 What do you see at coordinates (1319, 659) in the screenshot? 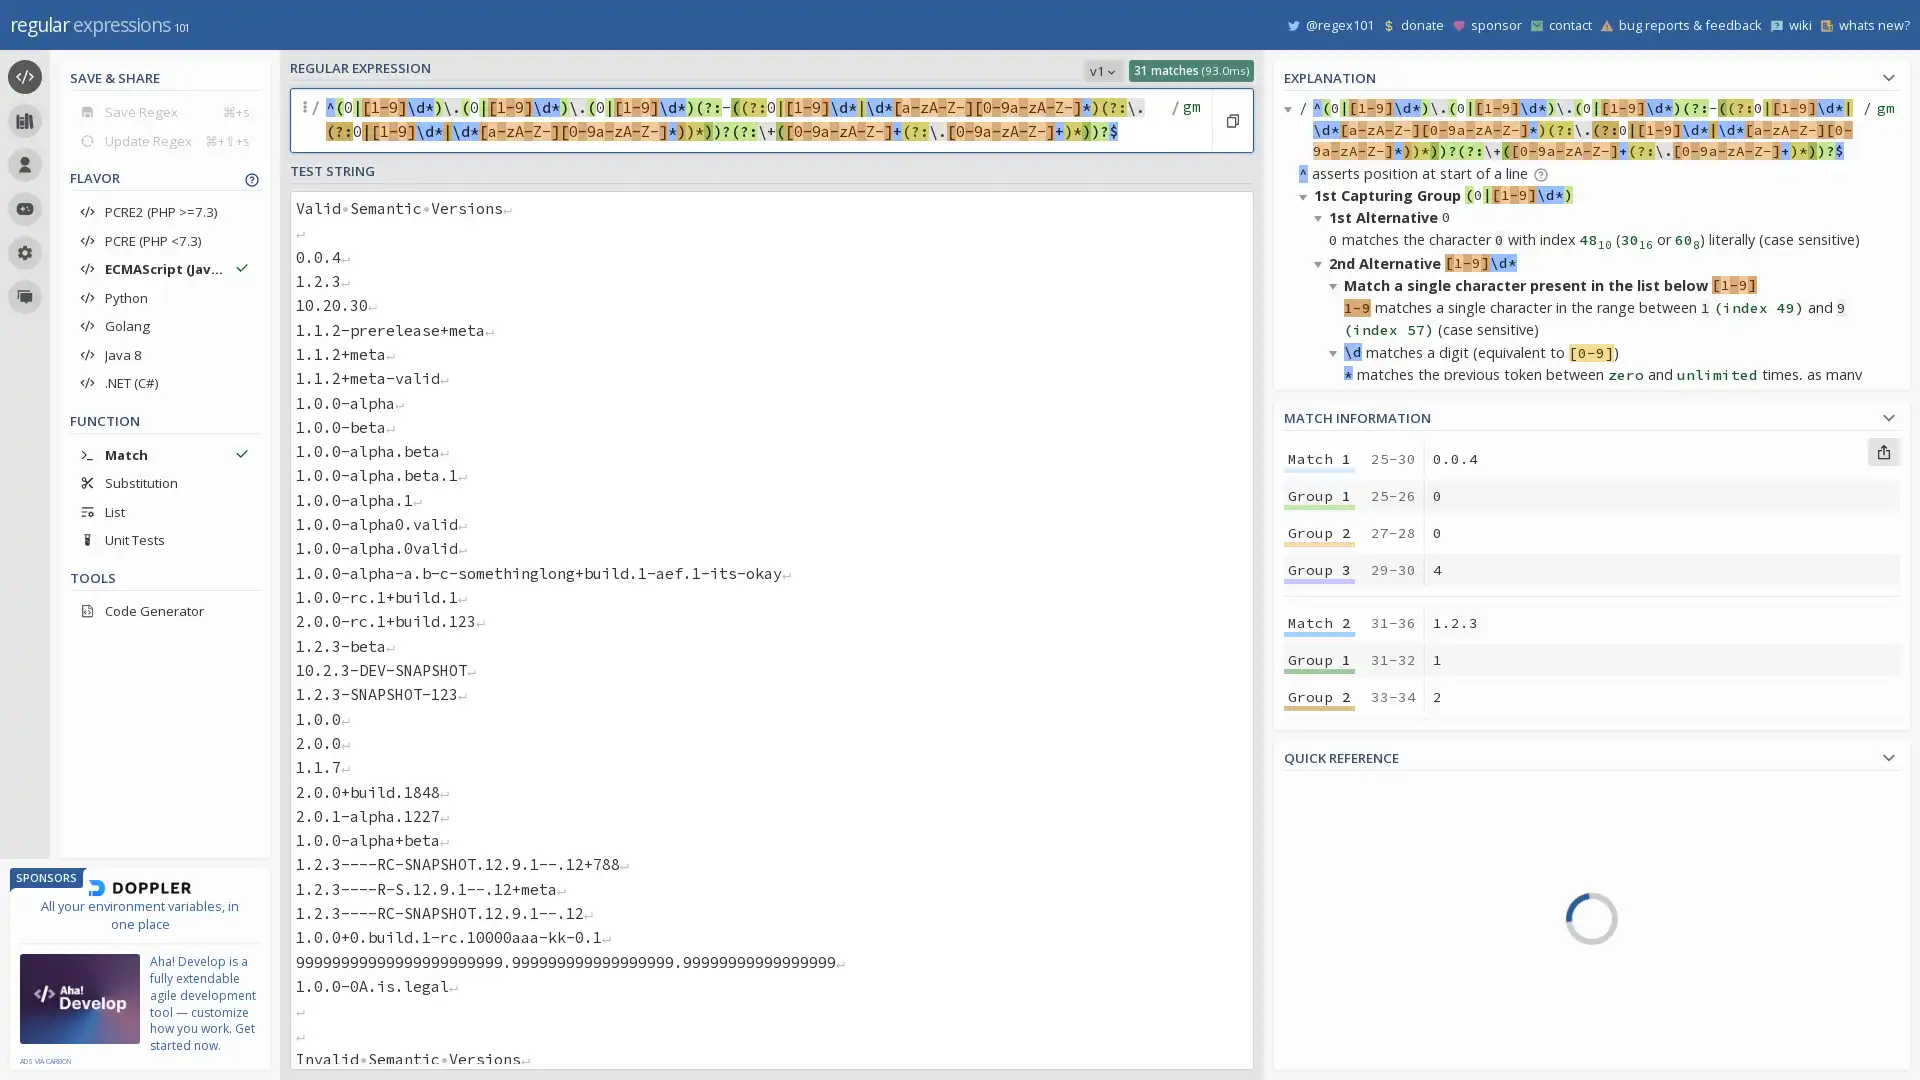
I see `Group 1` at bounding box center [1319, 659].